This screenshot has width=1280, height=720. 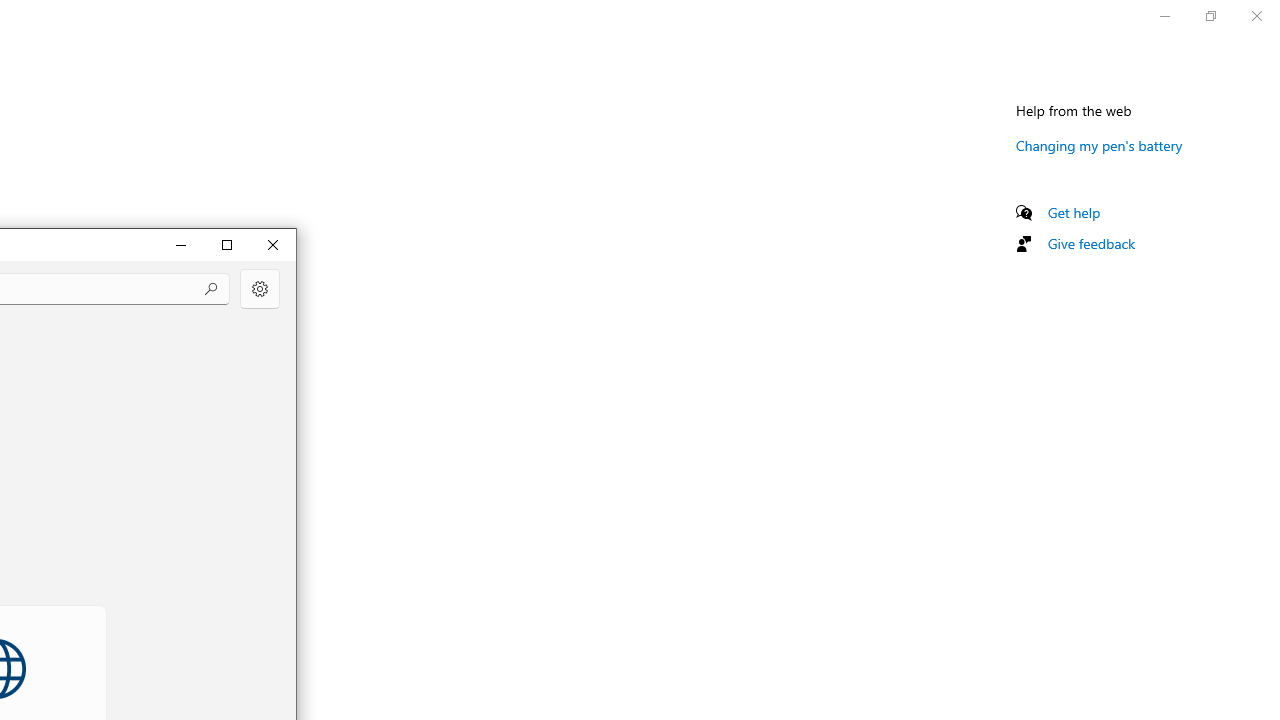 I want to click on 'Settings', so click(x=259, y=289).